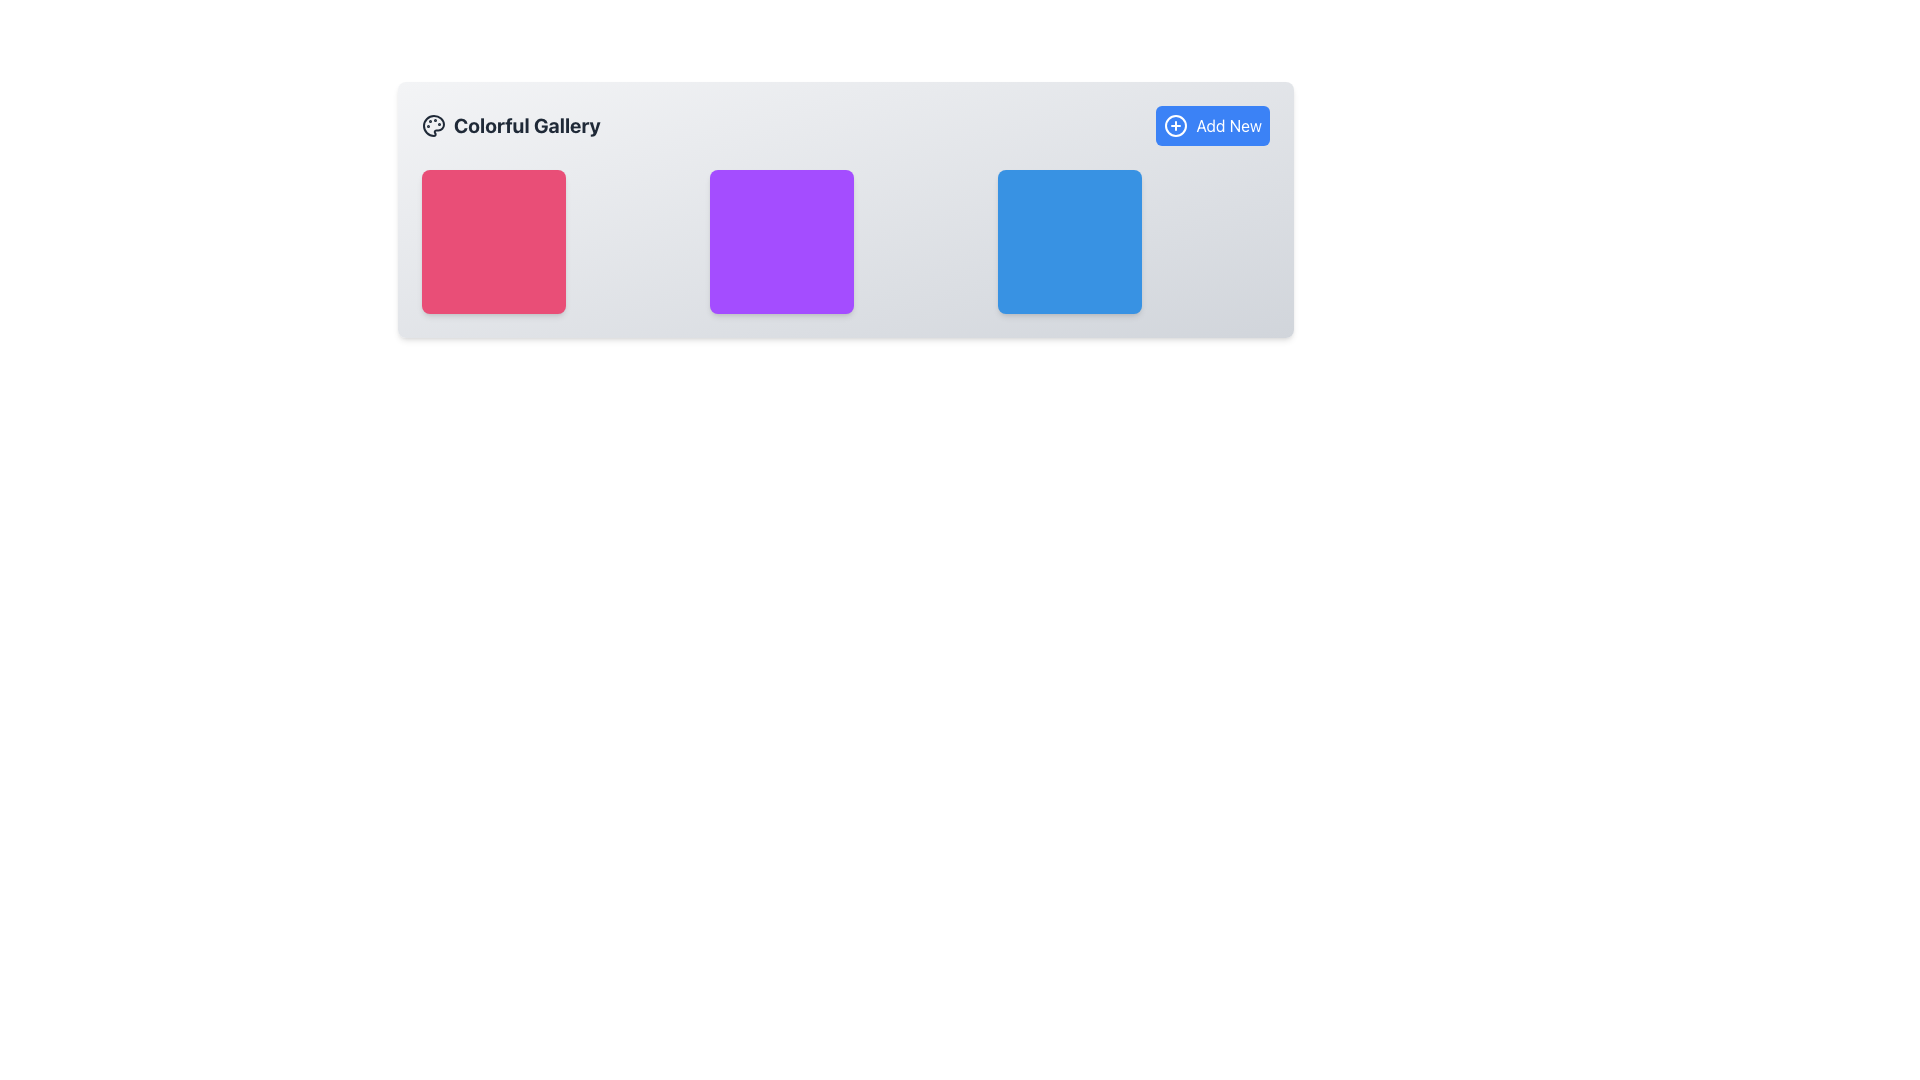  Describe the element at coordinates (1069, 241) in the screenshot. I see `the blue square with rounded corners located in the third position of a horizontally aligned group of similarly styled square elements` at that location.